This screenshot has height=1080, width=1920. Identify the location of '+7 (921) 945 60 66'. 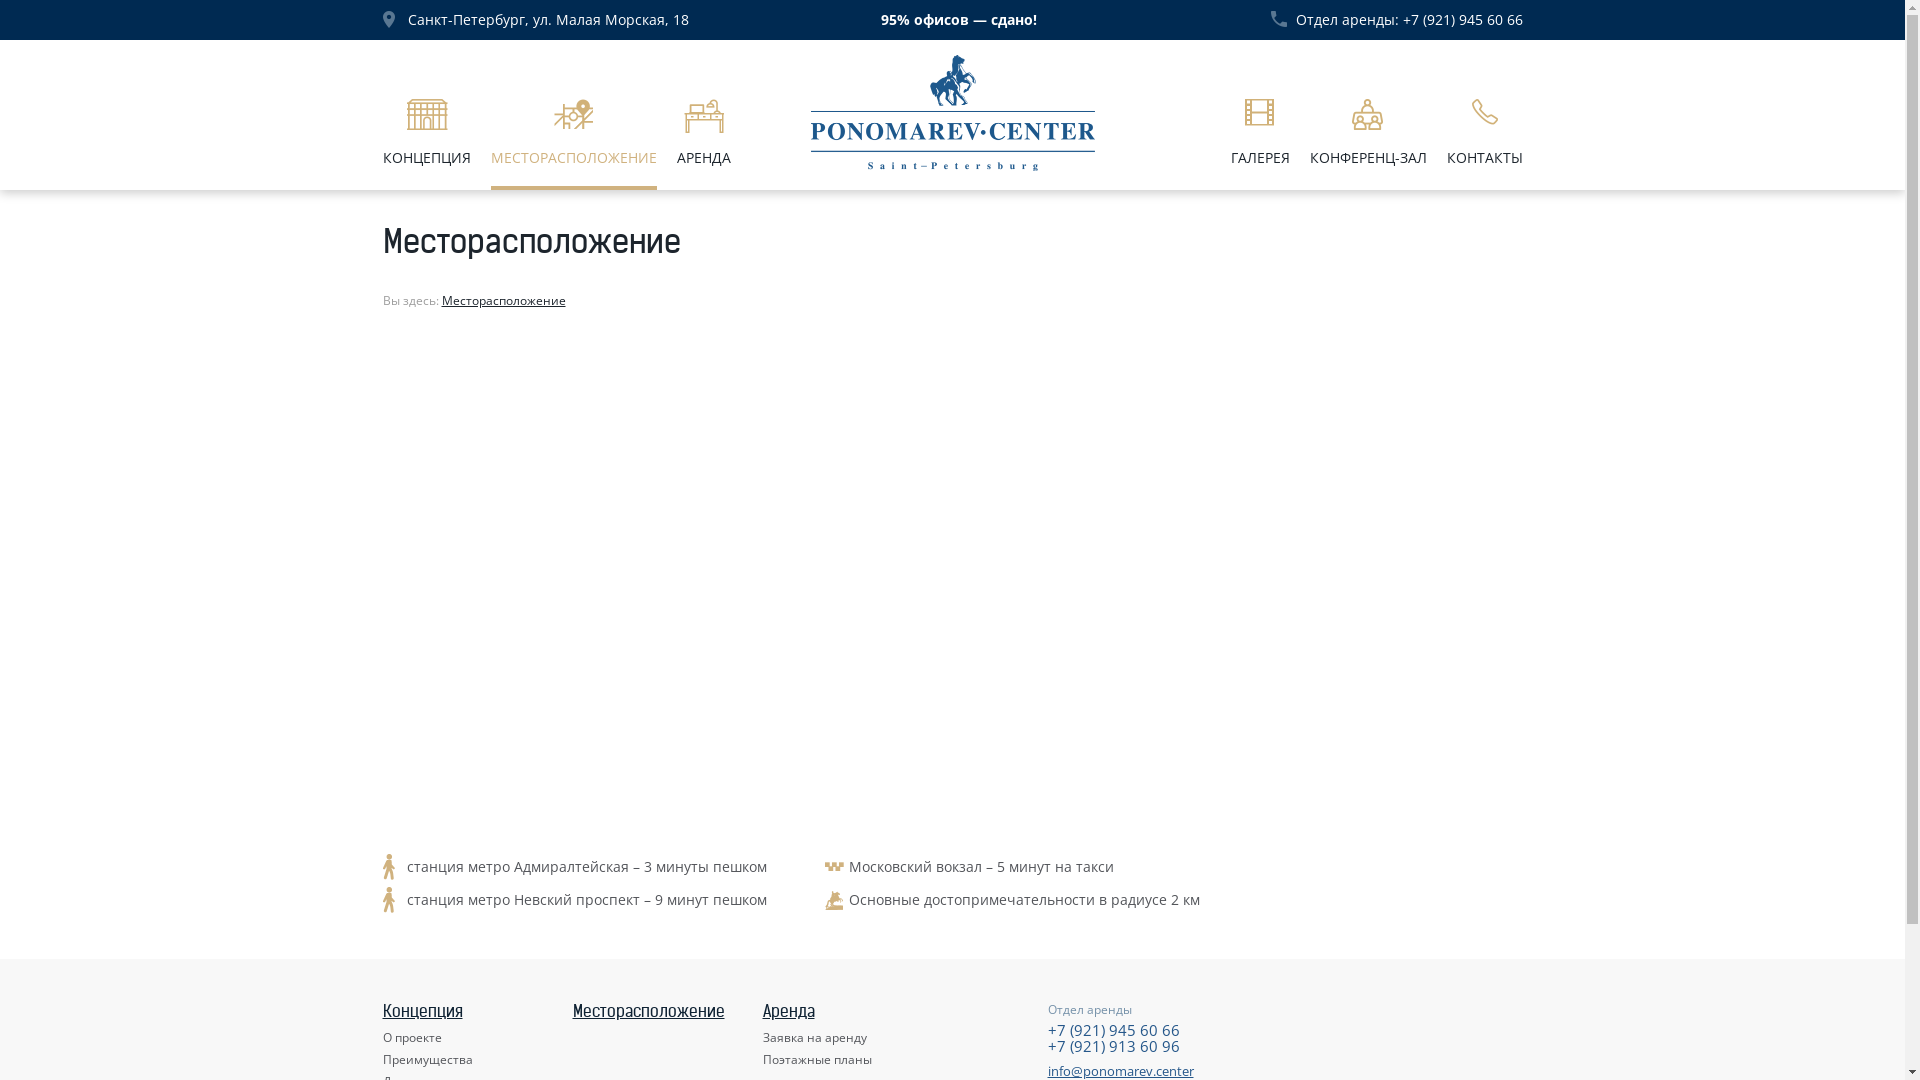
(1112, 1029).